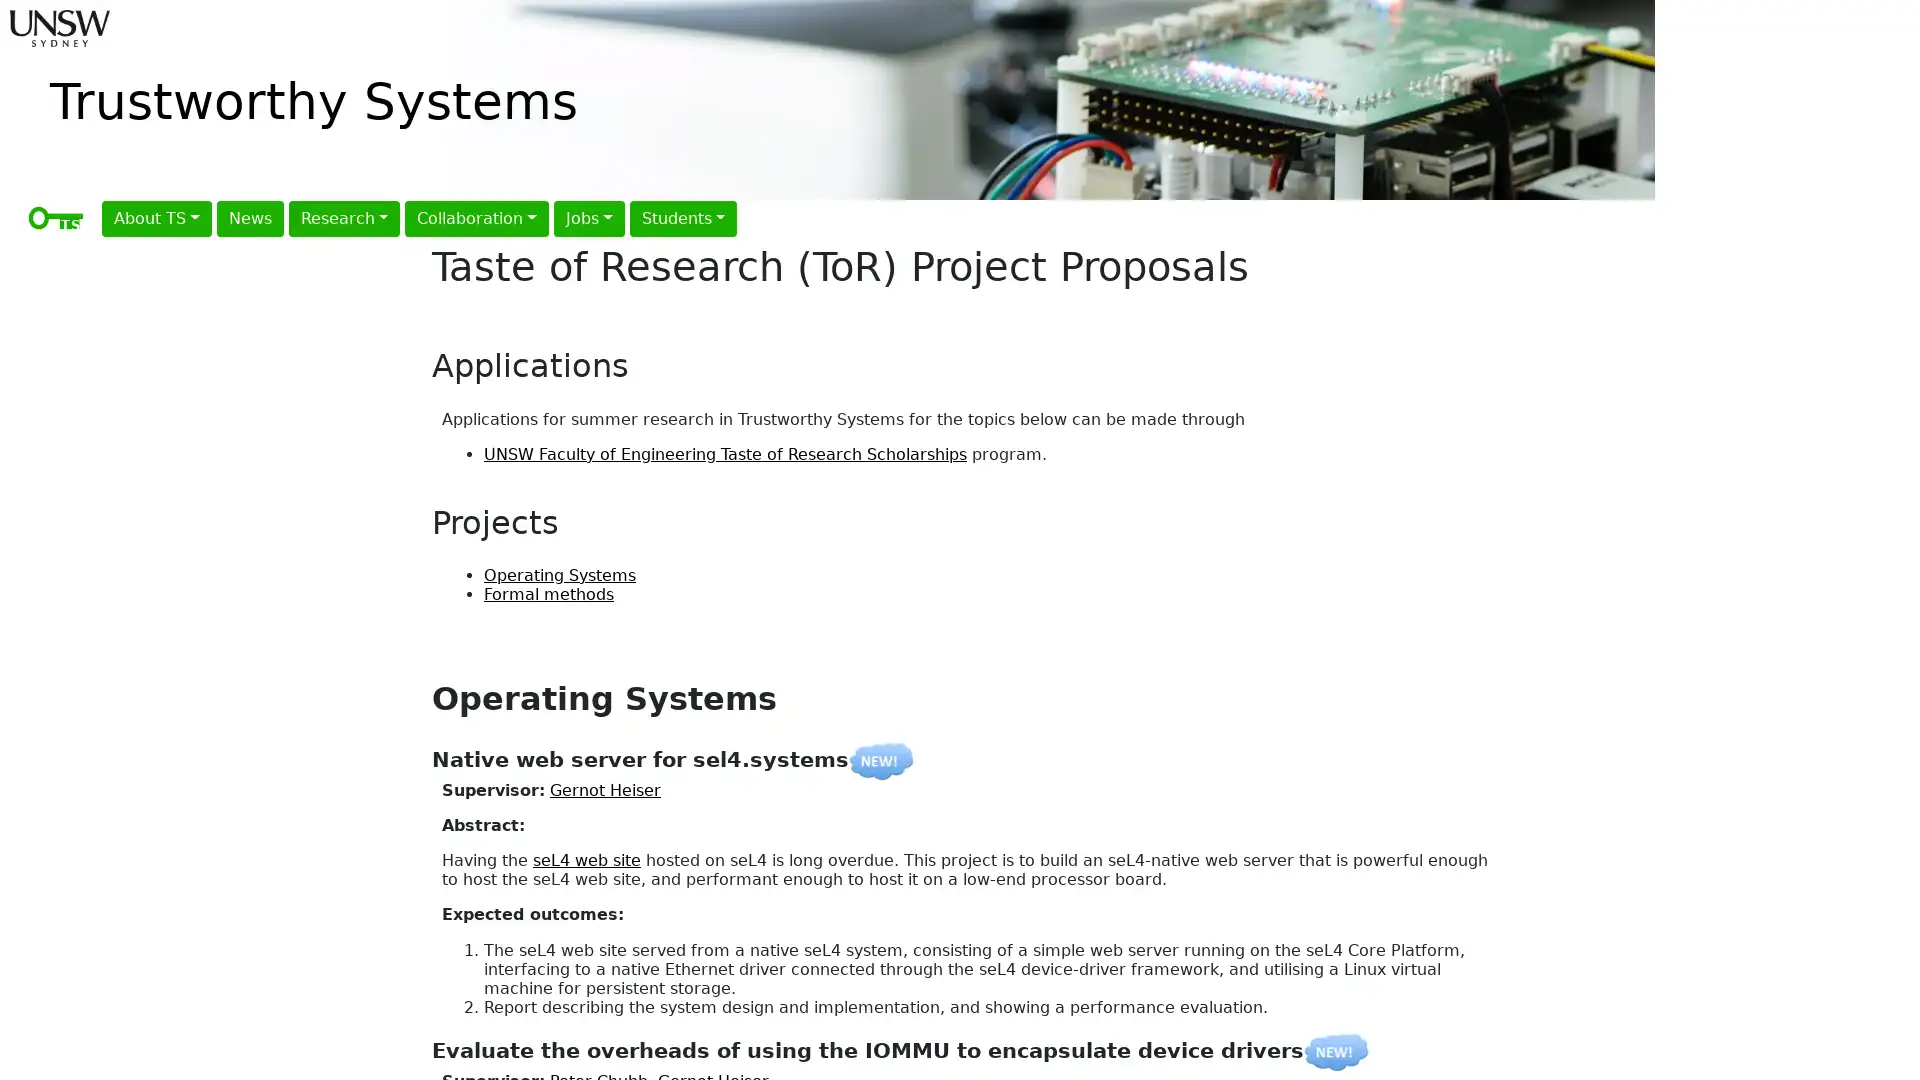  Describe the element at coordinates (155, 218) in the screenshot. I see `About TS` at that location.